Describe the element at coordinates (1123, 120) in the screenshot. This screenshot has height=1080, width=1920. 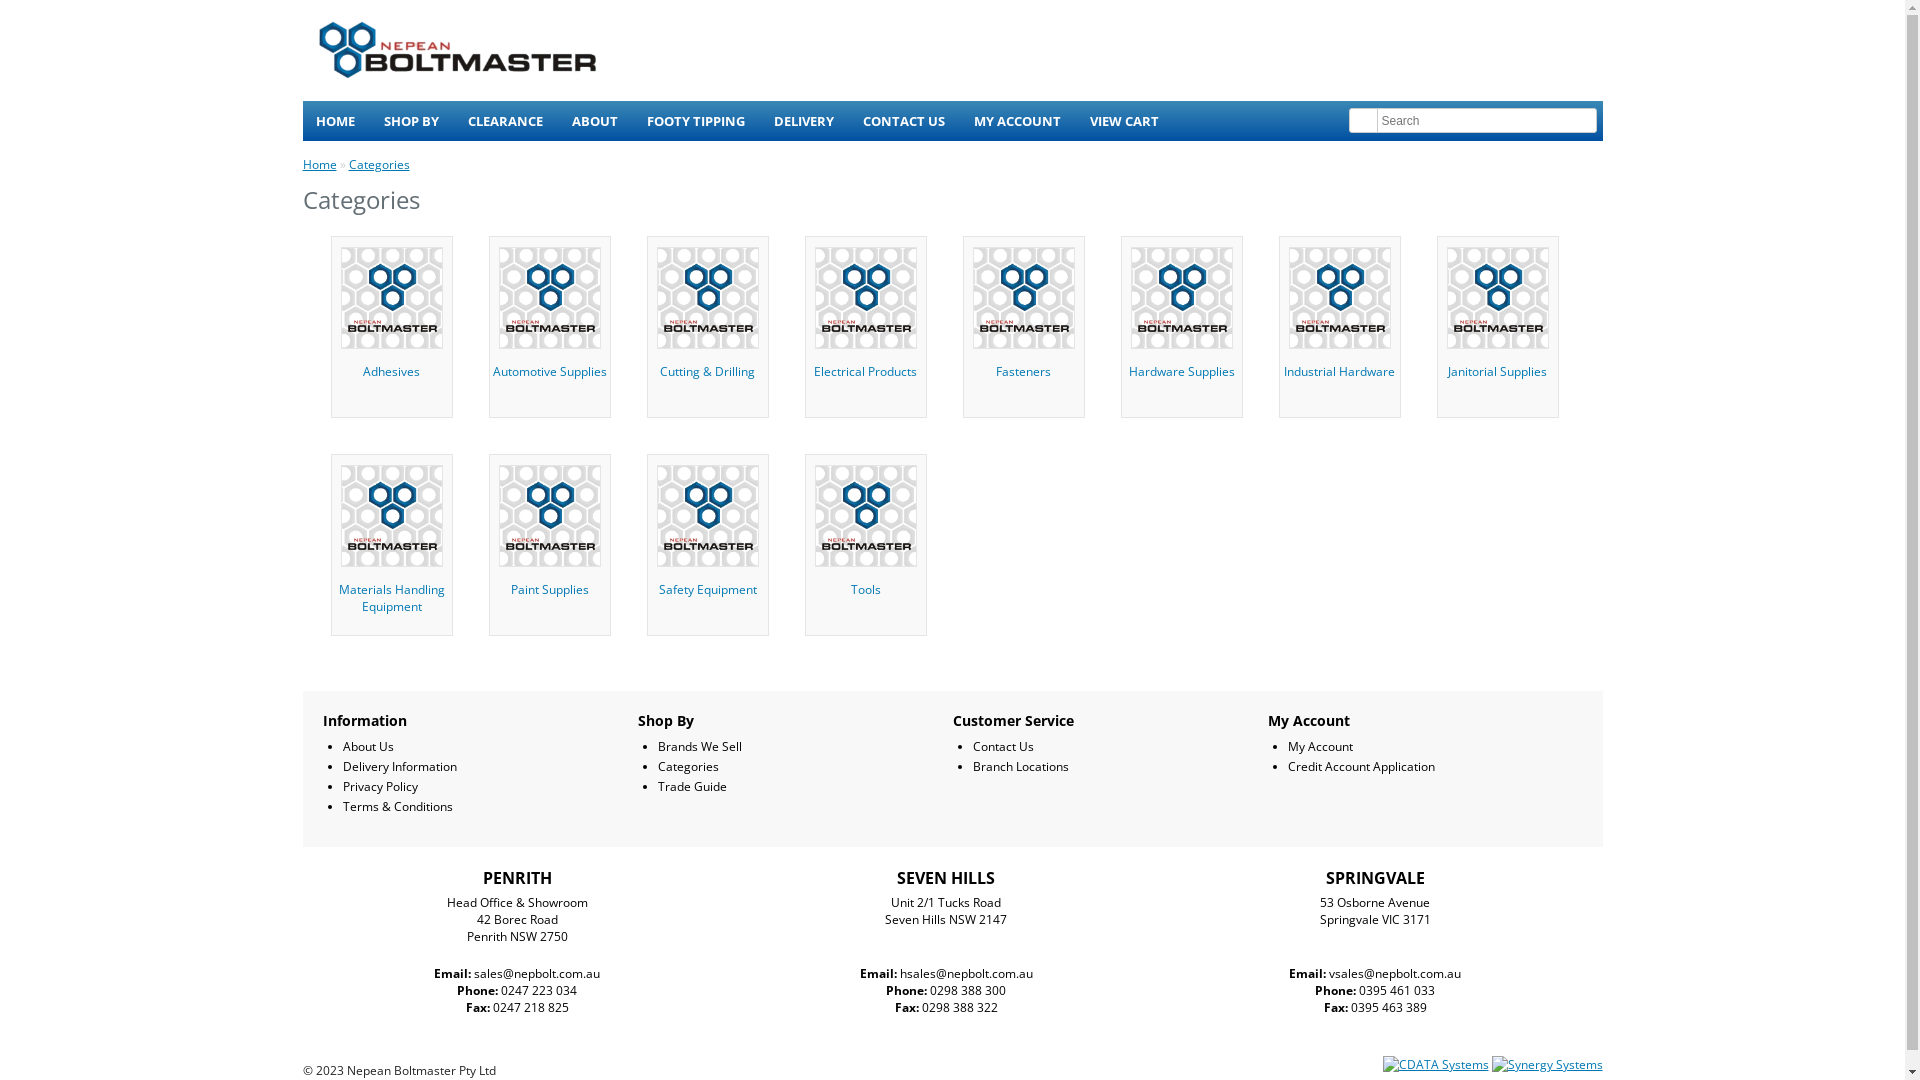
I see `'VIEW CART'` at that location.